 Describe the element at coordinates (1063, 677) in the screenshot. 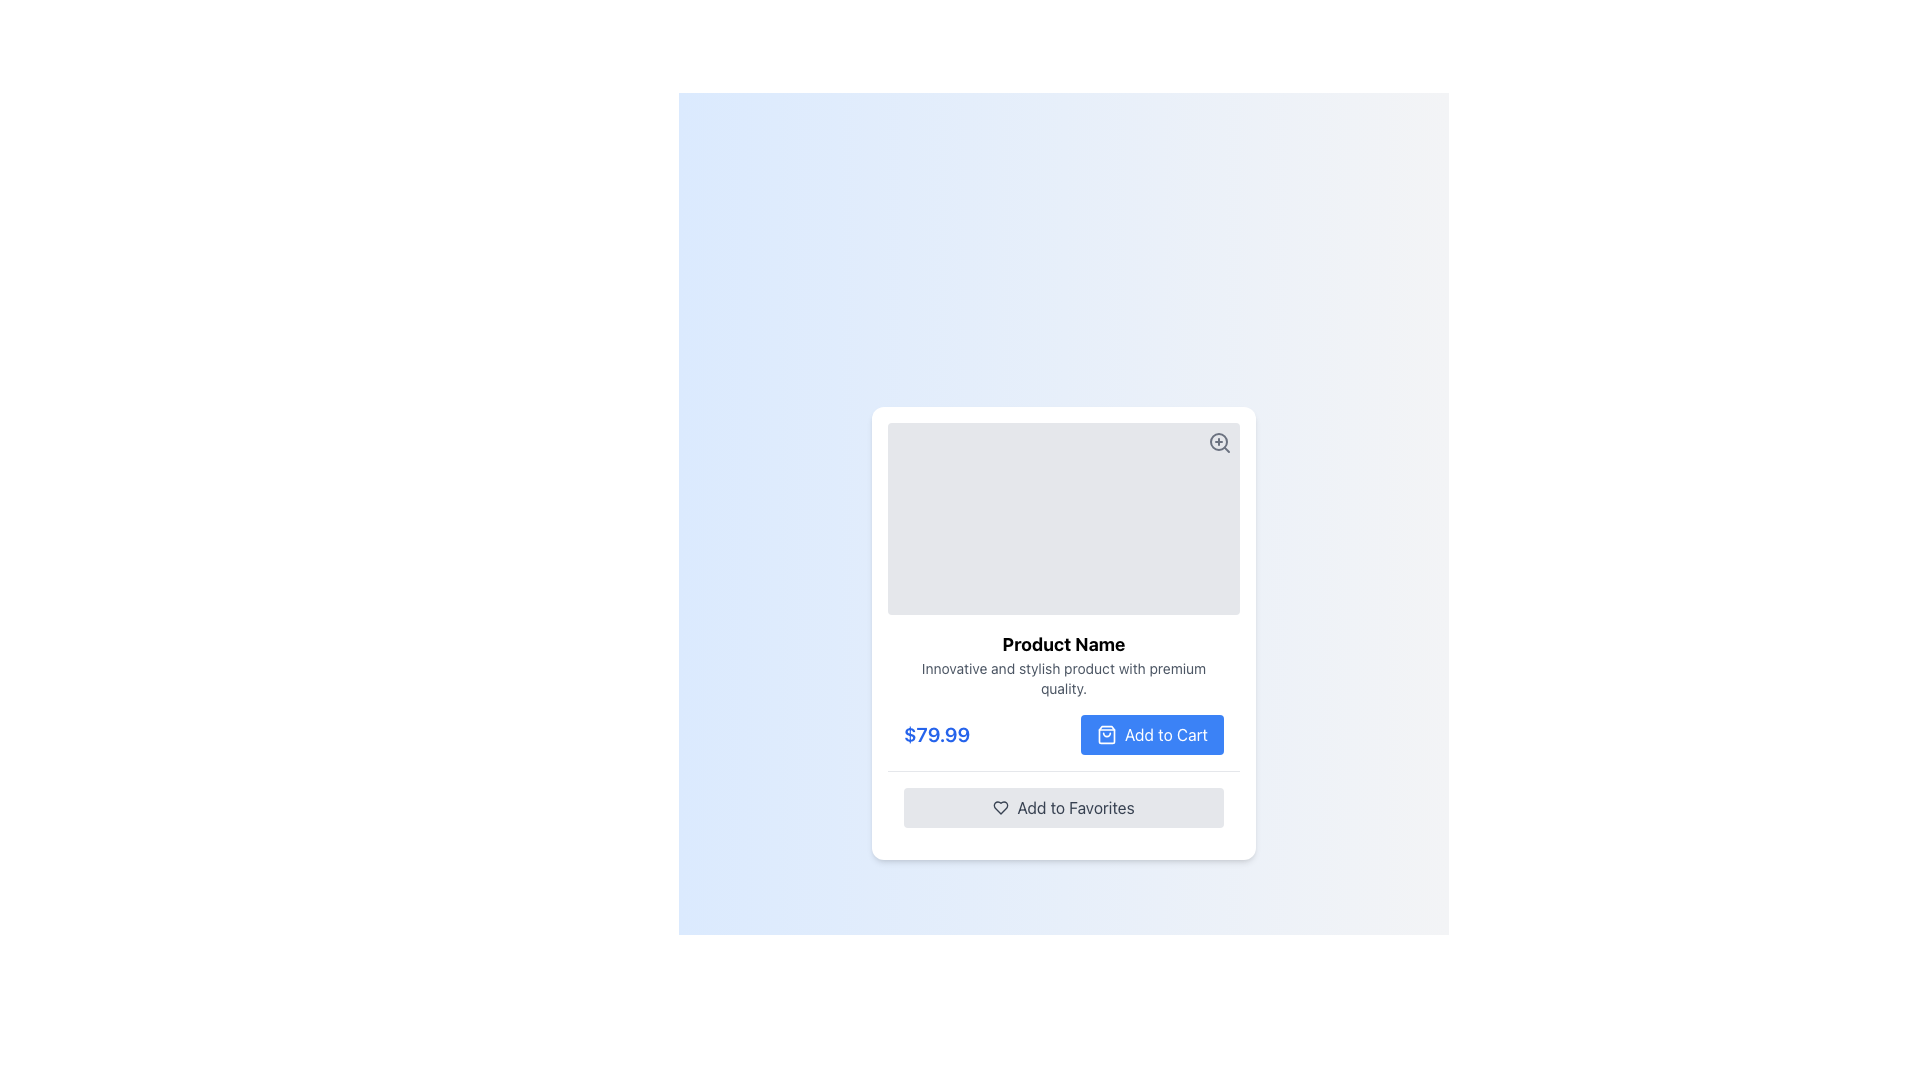

I see `the text block that reads 'Innovative and stylish product with premium quality.' located below the 'Product Name' title in the product card` at that location.